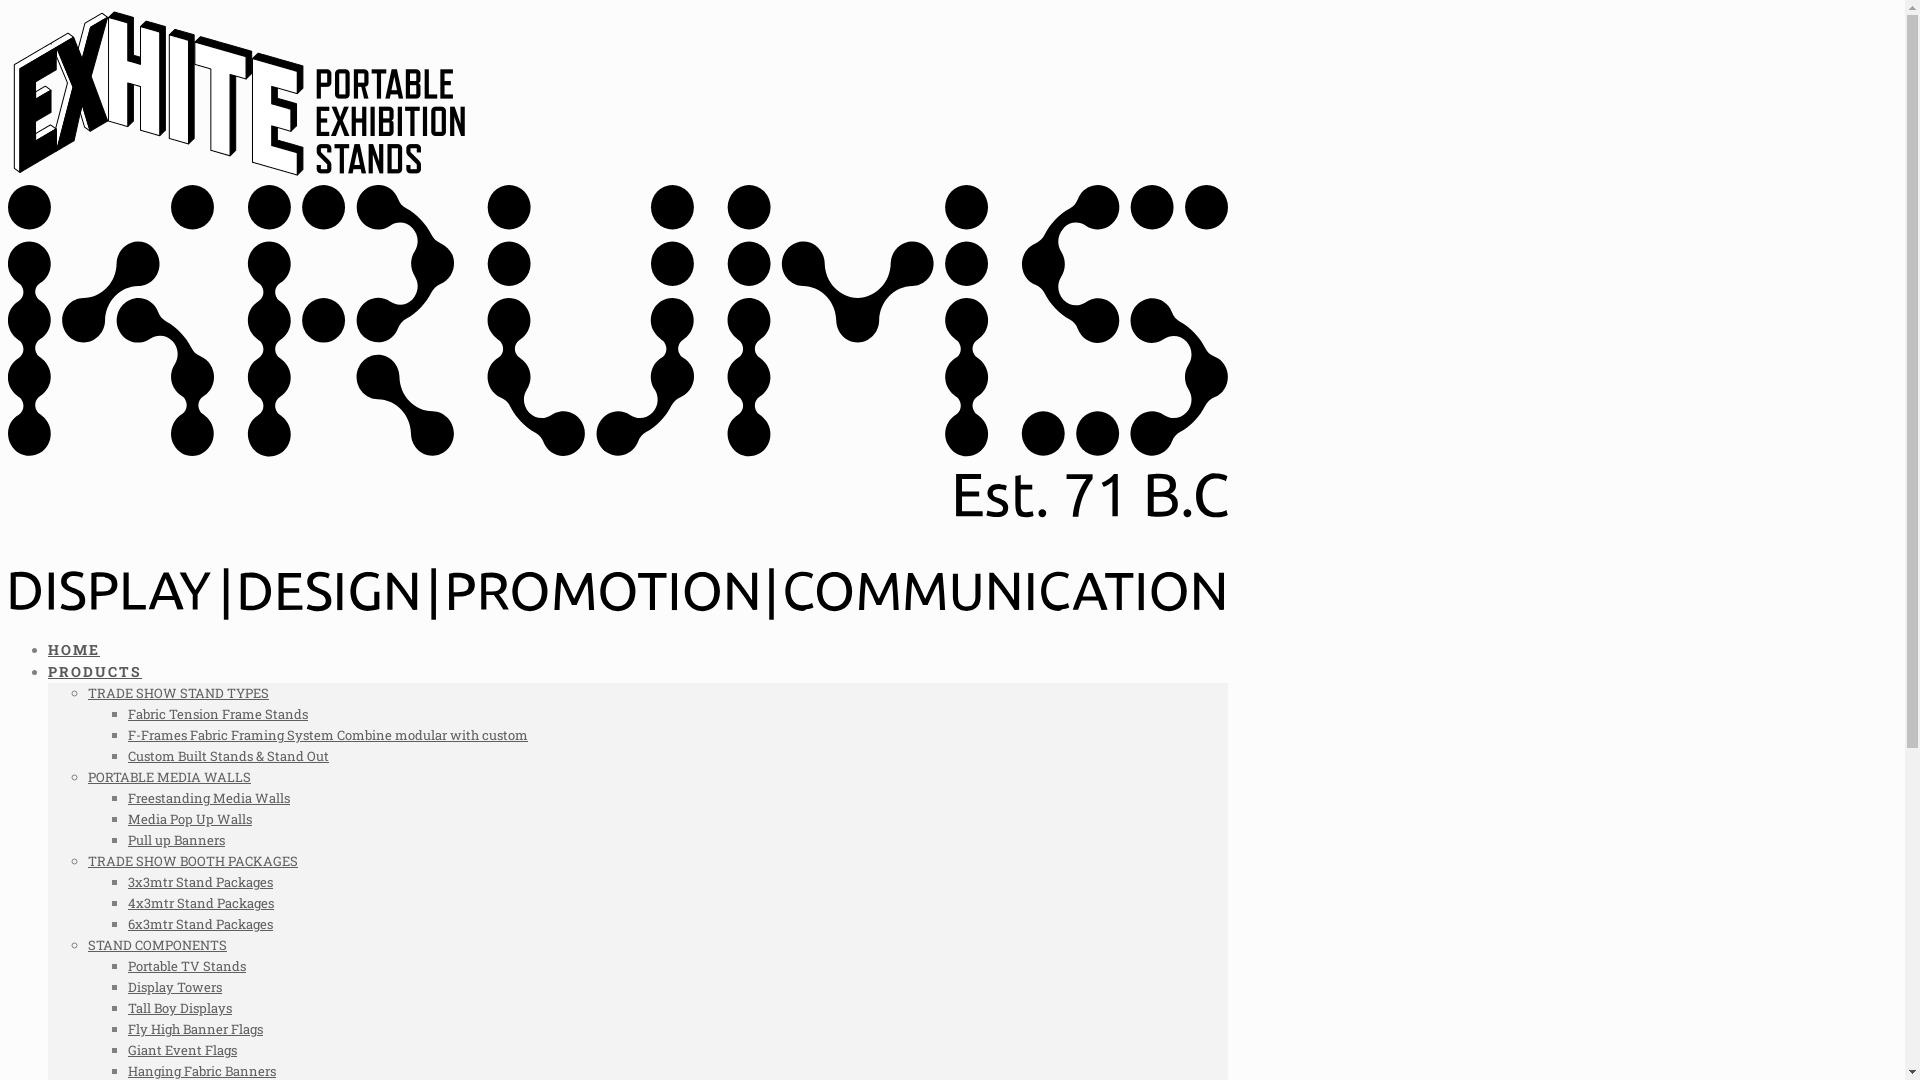 This screenshot has height=1080, width=1920. What do you see at coordinates (127, 756) in the screenshot?
I see `'Custom Built Stands & Stand Out'` at bounding box center [127, 756].